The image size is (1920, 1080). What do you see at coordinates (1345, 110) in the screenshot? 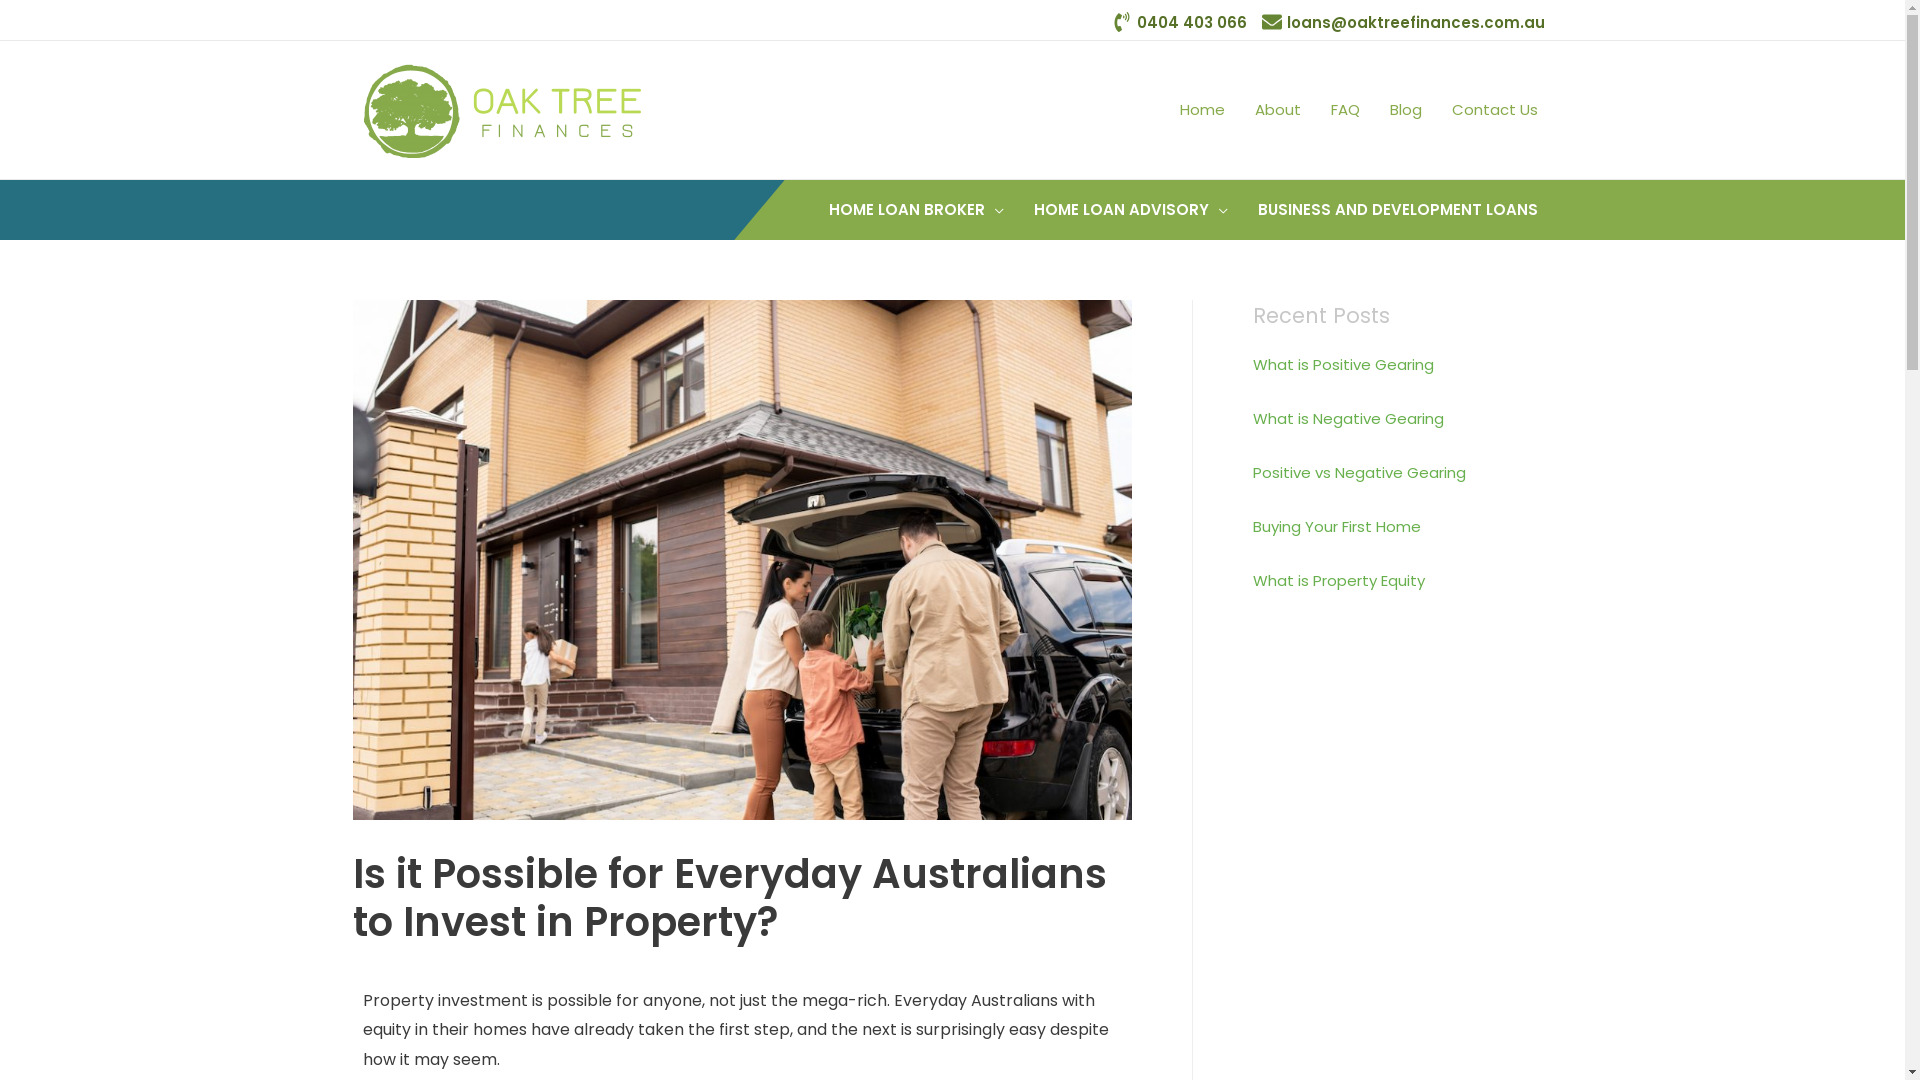
I see `'FAQ'` at bounding box center [1345, 110].